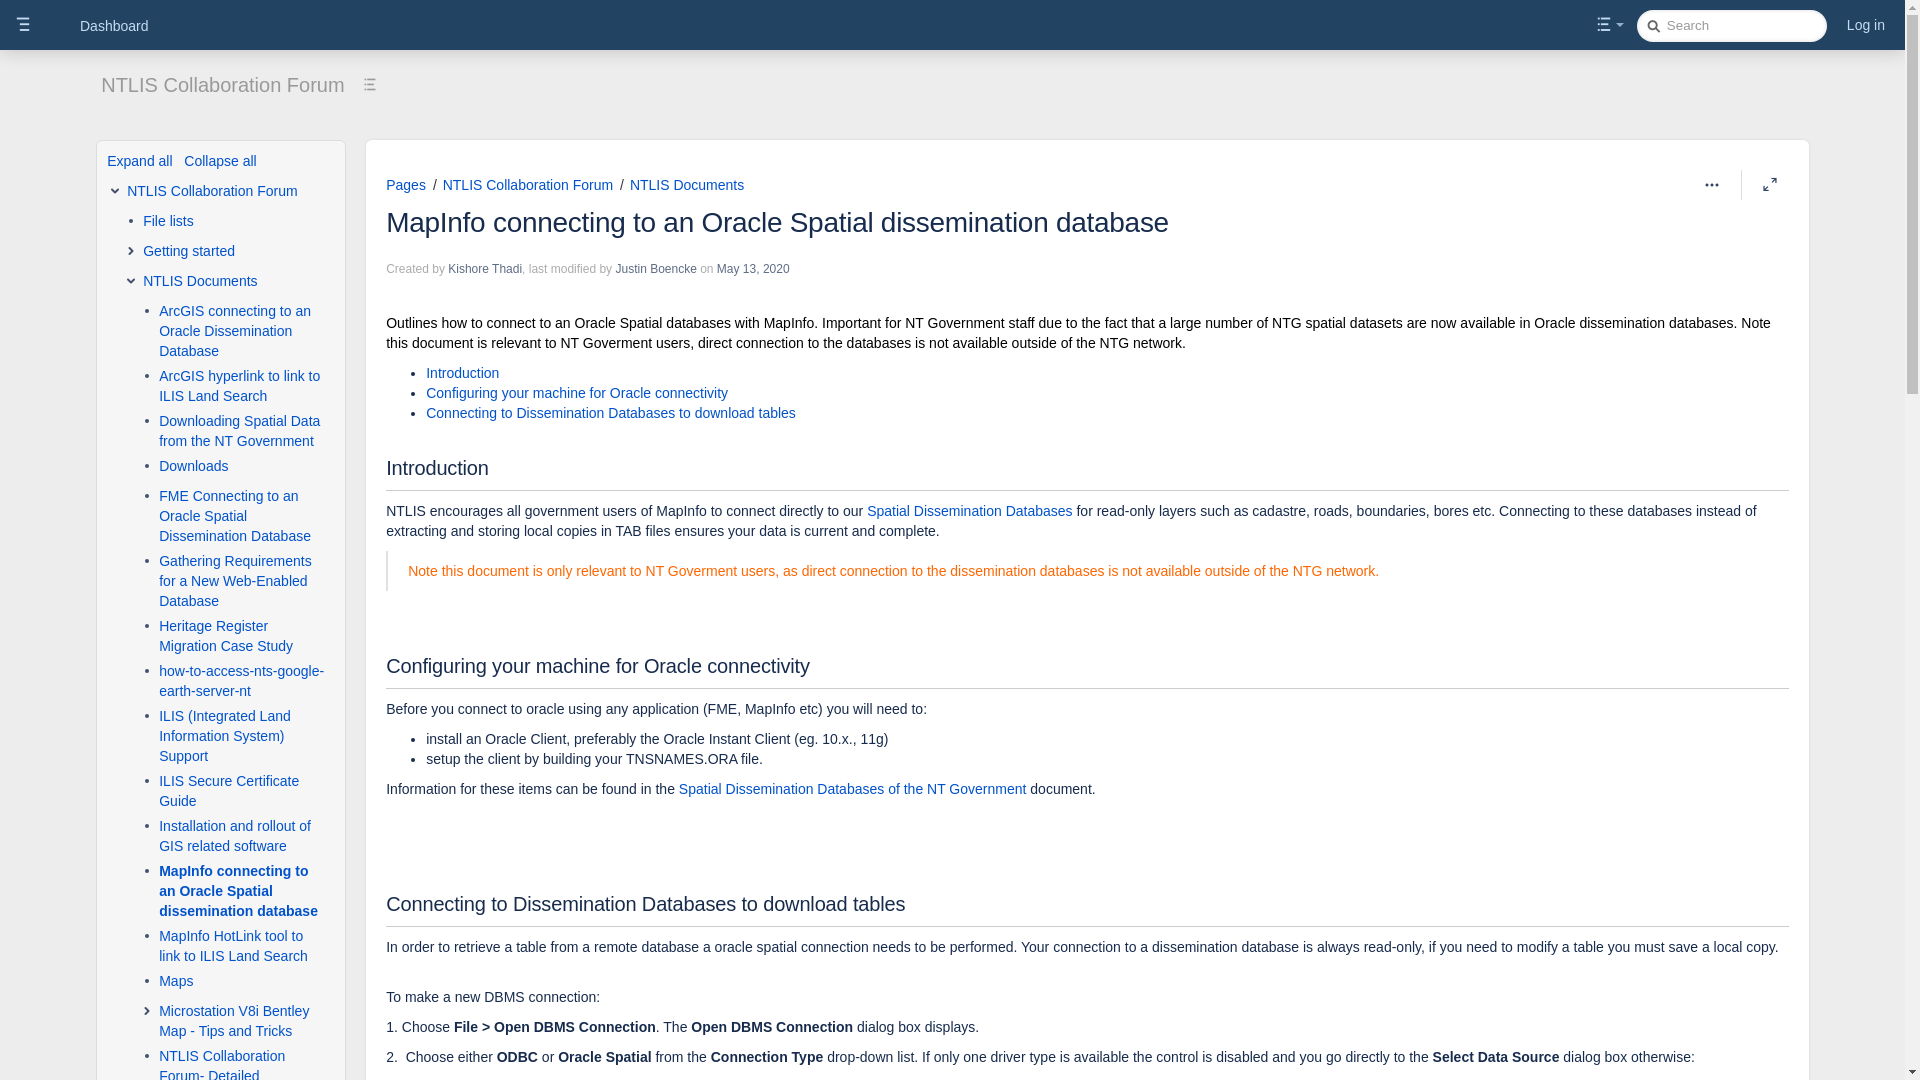 Image resolution: width=1920 pixels, height=1080 pixels. Describe the element at coordinates (655, 268) in the screenshot. I see `'Justin Boencke'` at that location.